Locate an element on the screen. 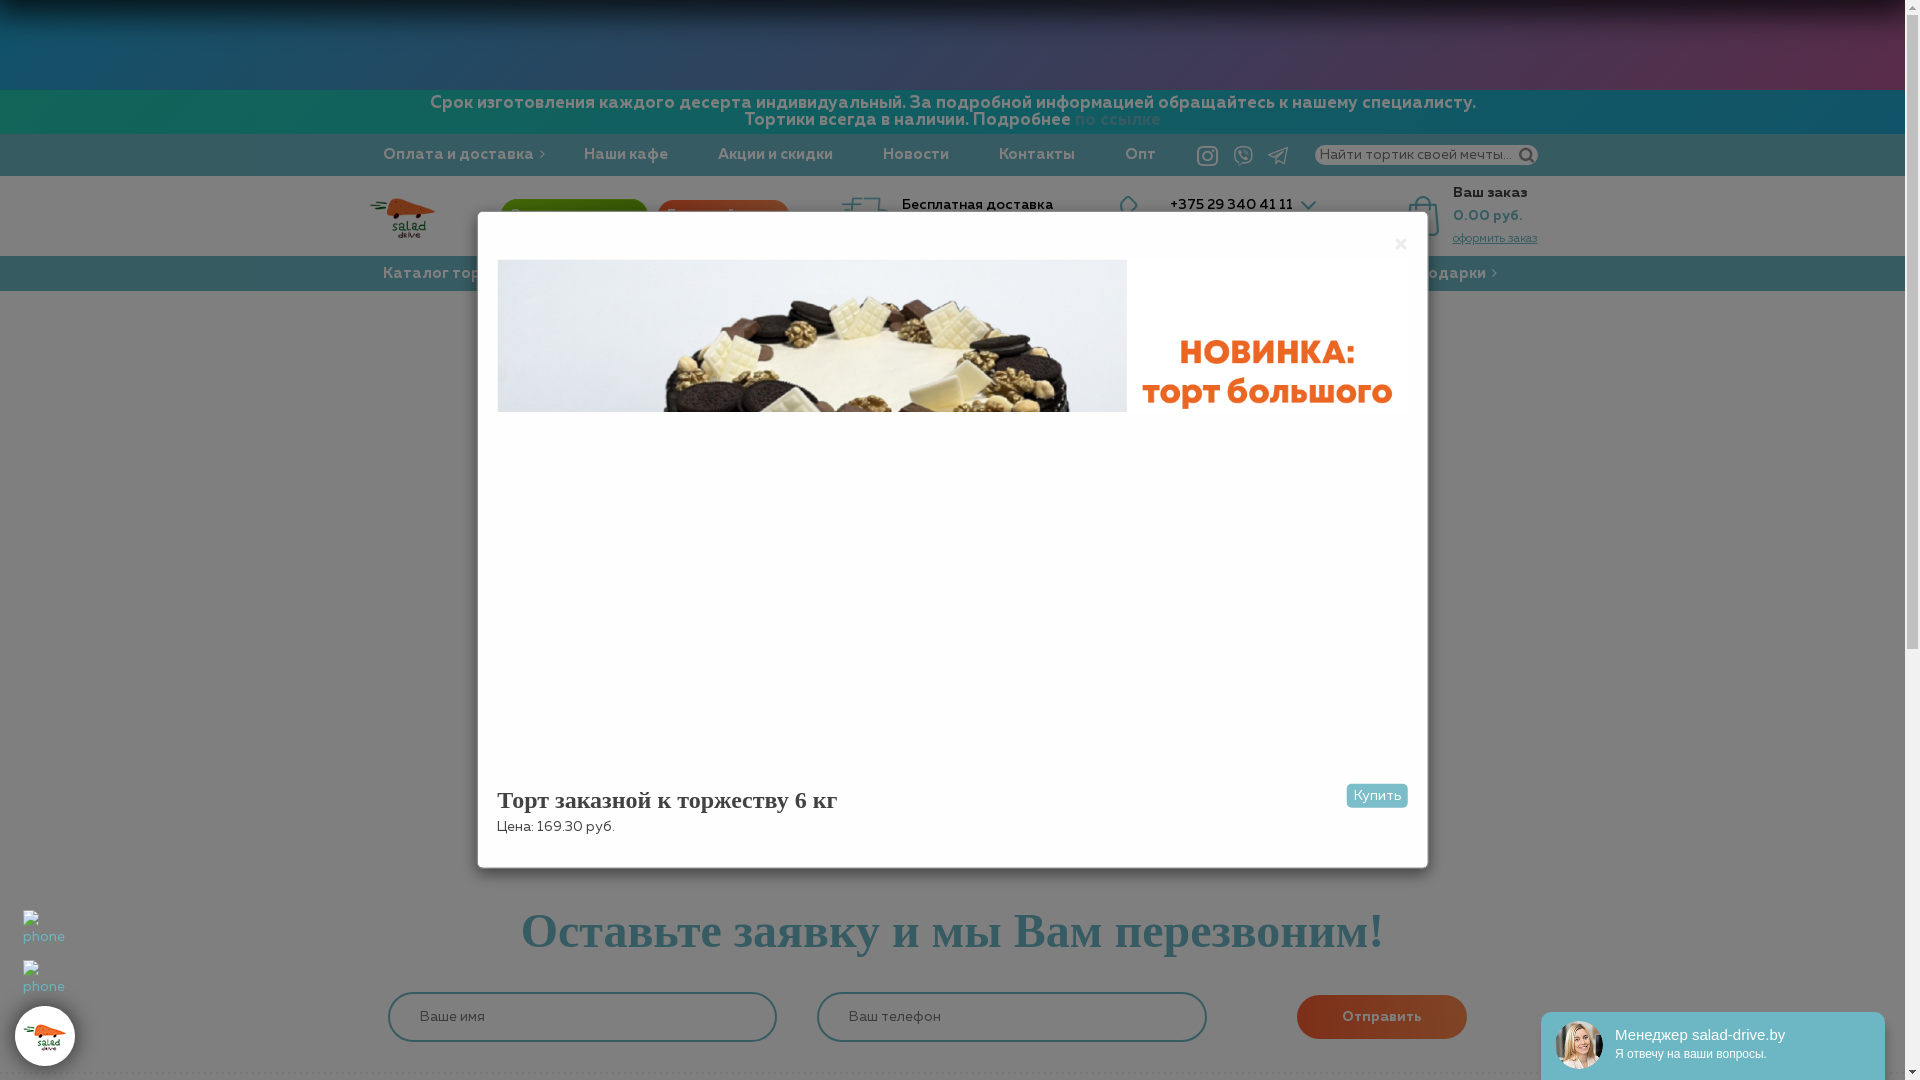  'Instagram' is located at coordinates (1206, 153).